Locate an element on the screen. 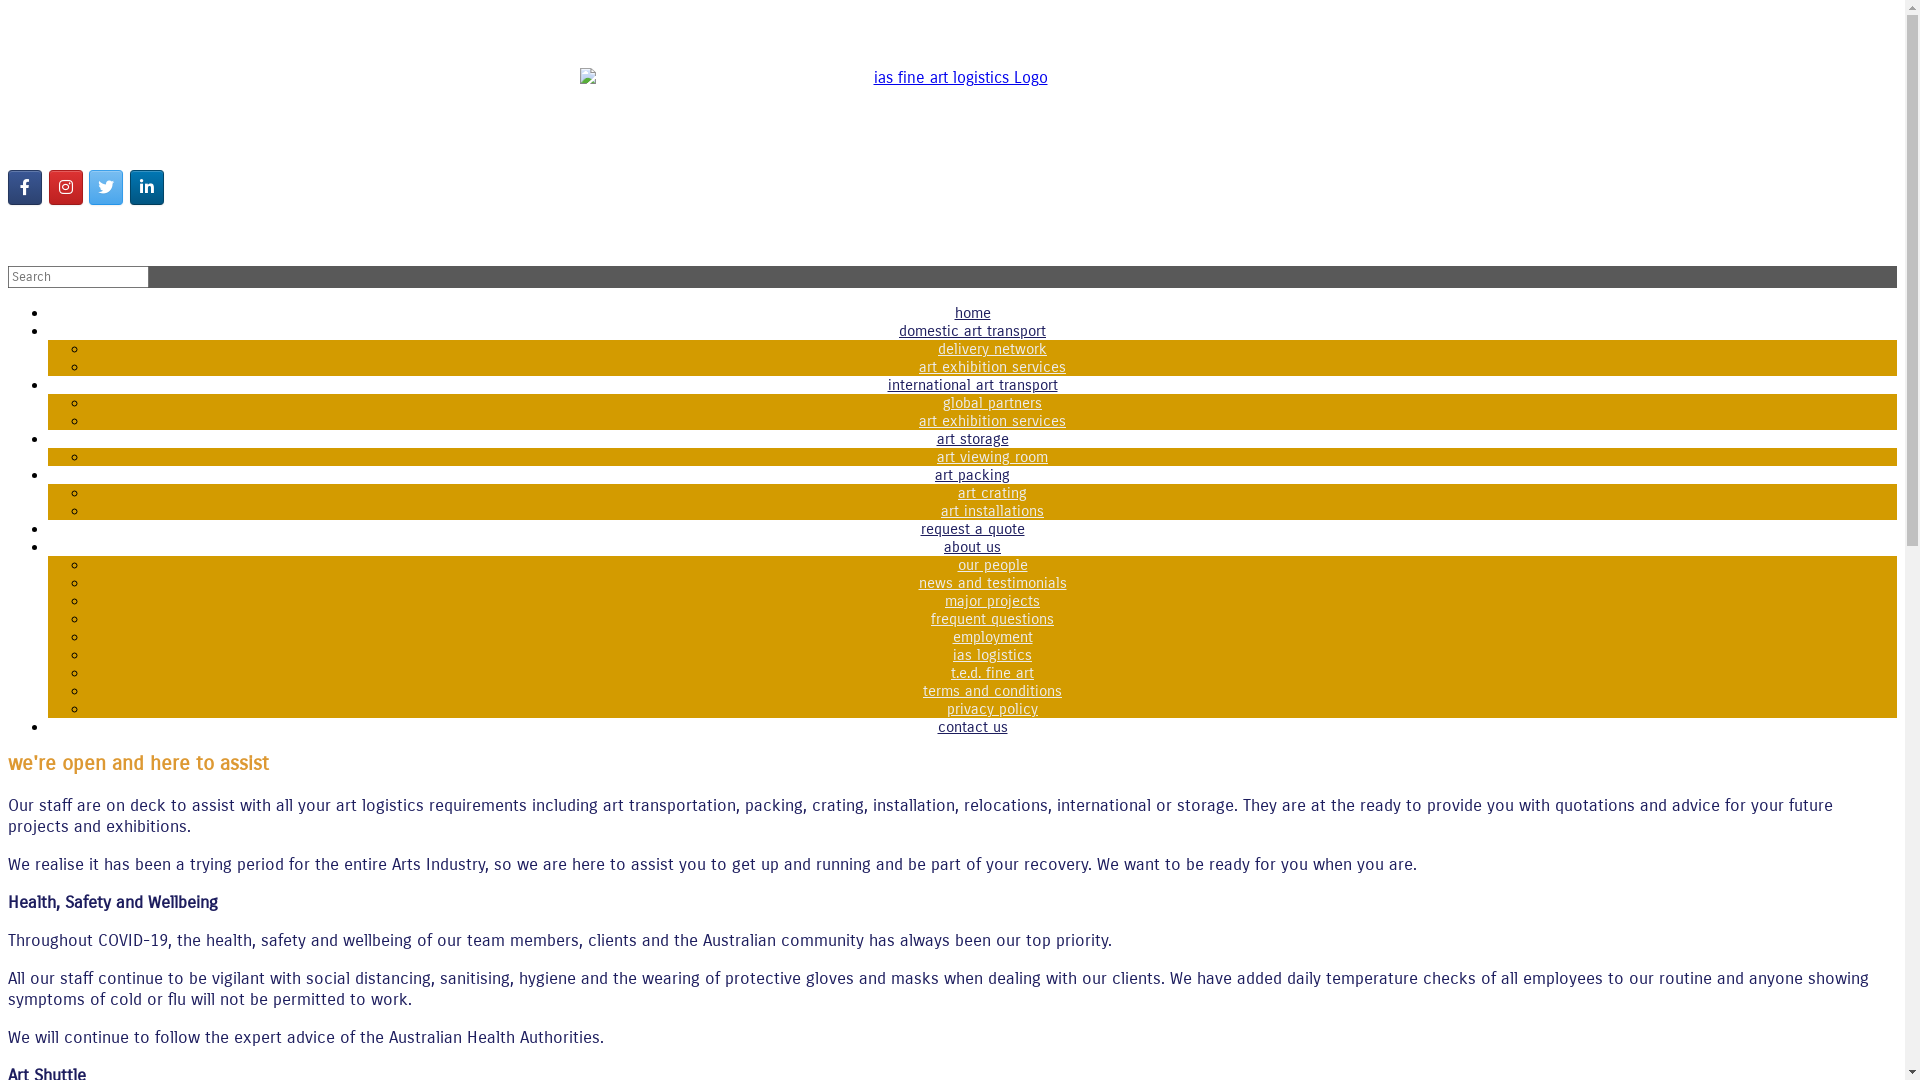  'Follow us' is located at coordinates (8, 187).